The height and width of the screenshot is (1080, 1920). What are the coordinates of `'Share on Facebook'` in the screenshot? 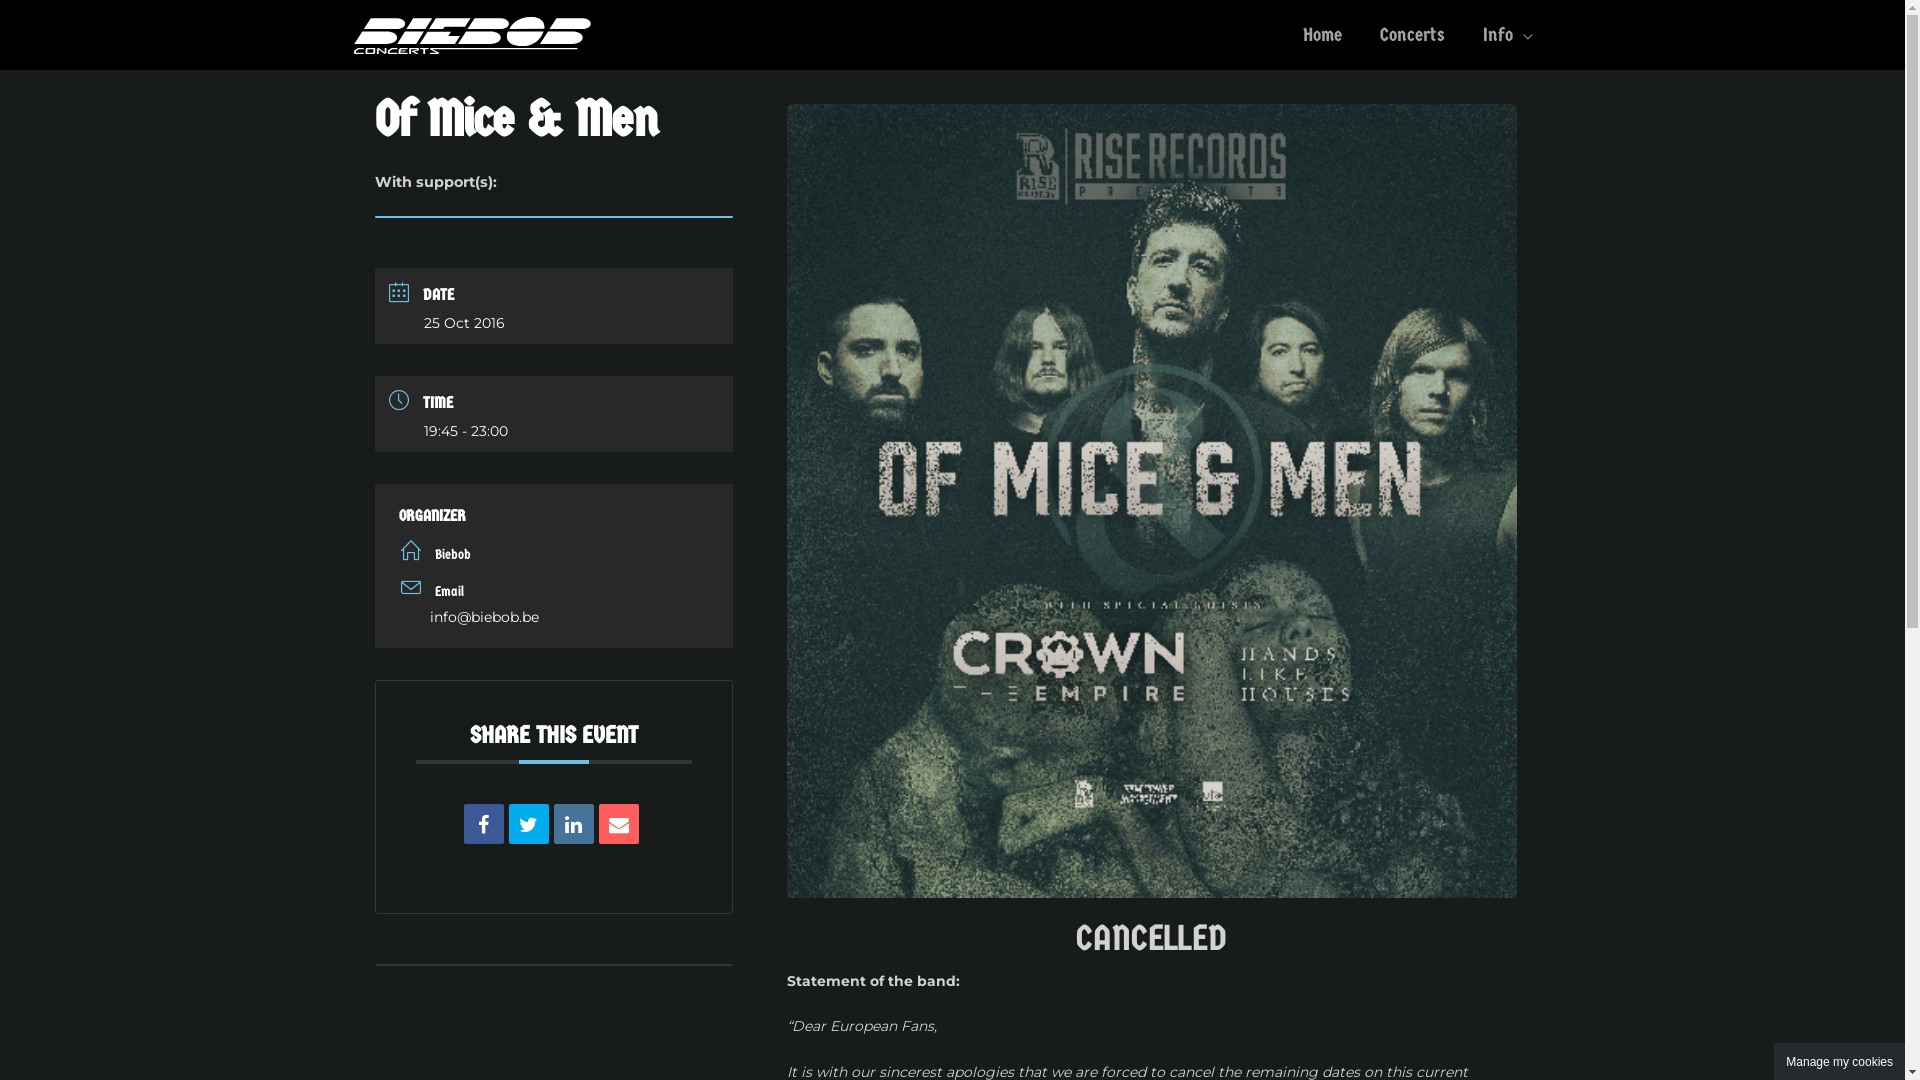 It's located at (484, 824).